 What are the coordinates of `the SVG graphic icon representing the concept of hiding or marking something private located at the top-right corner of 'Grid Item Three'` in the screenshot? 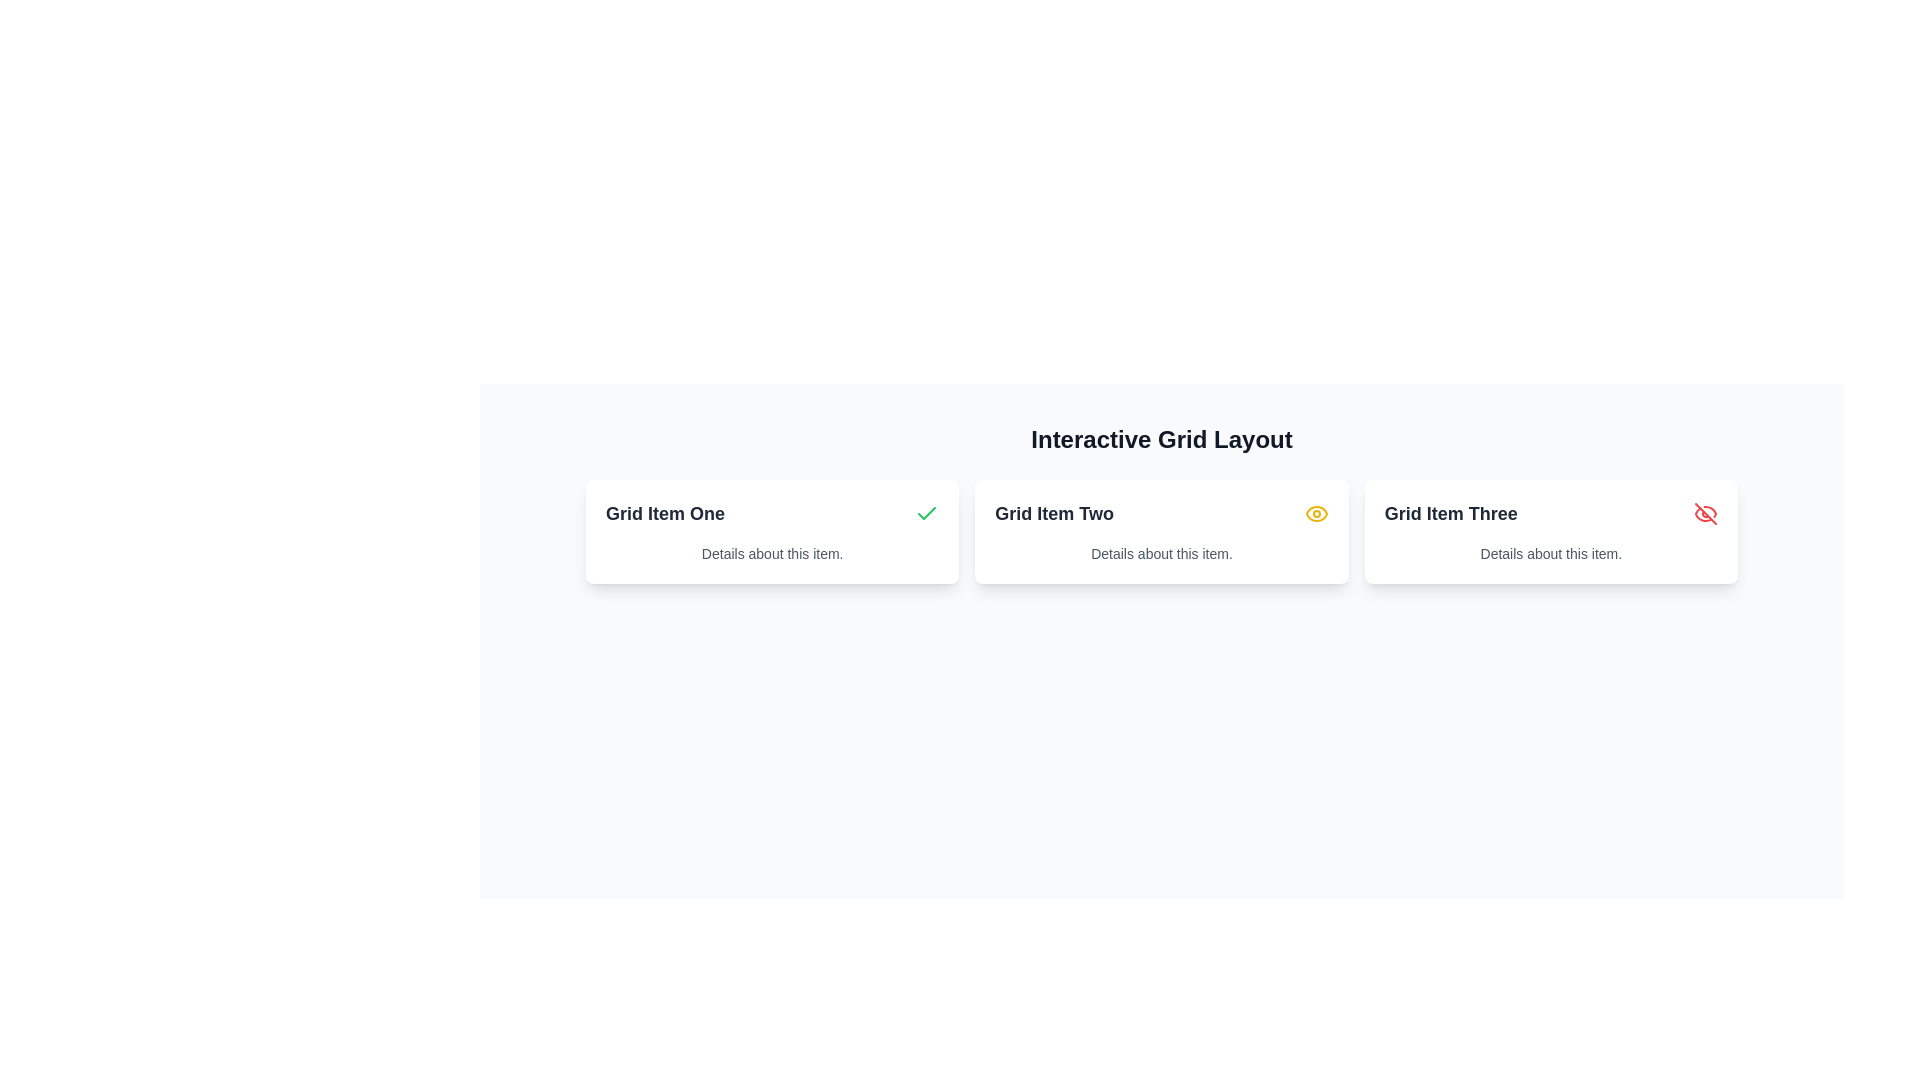 It's located at (1704, 512).